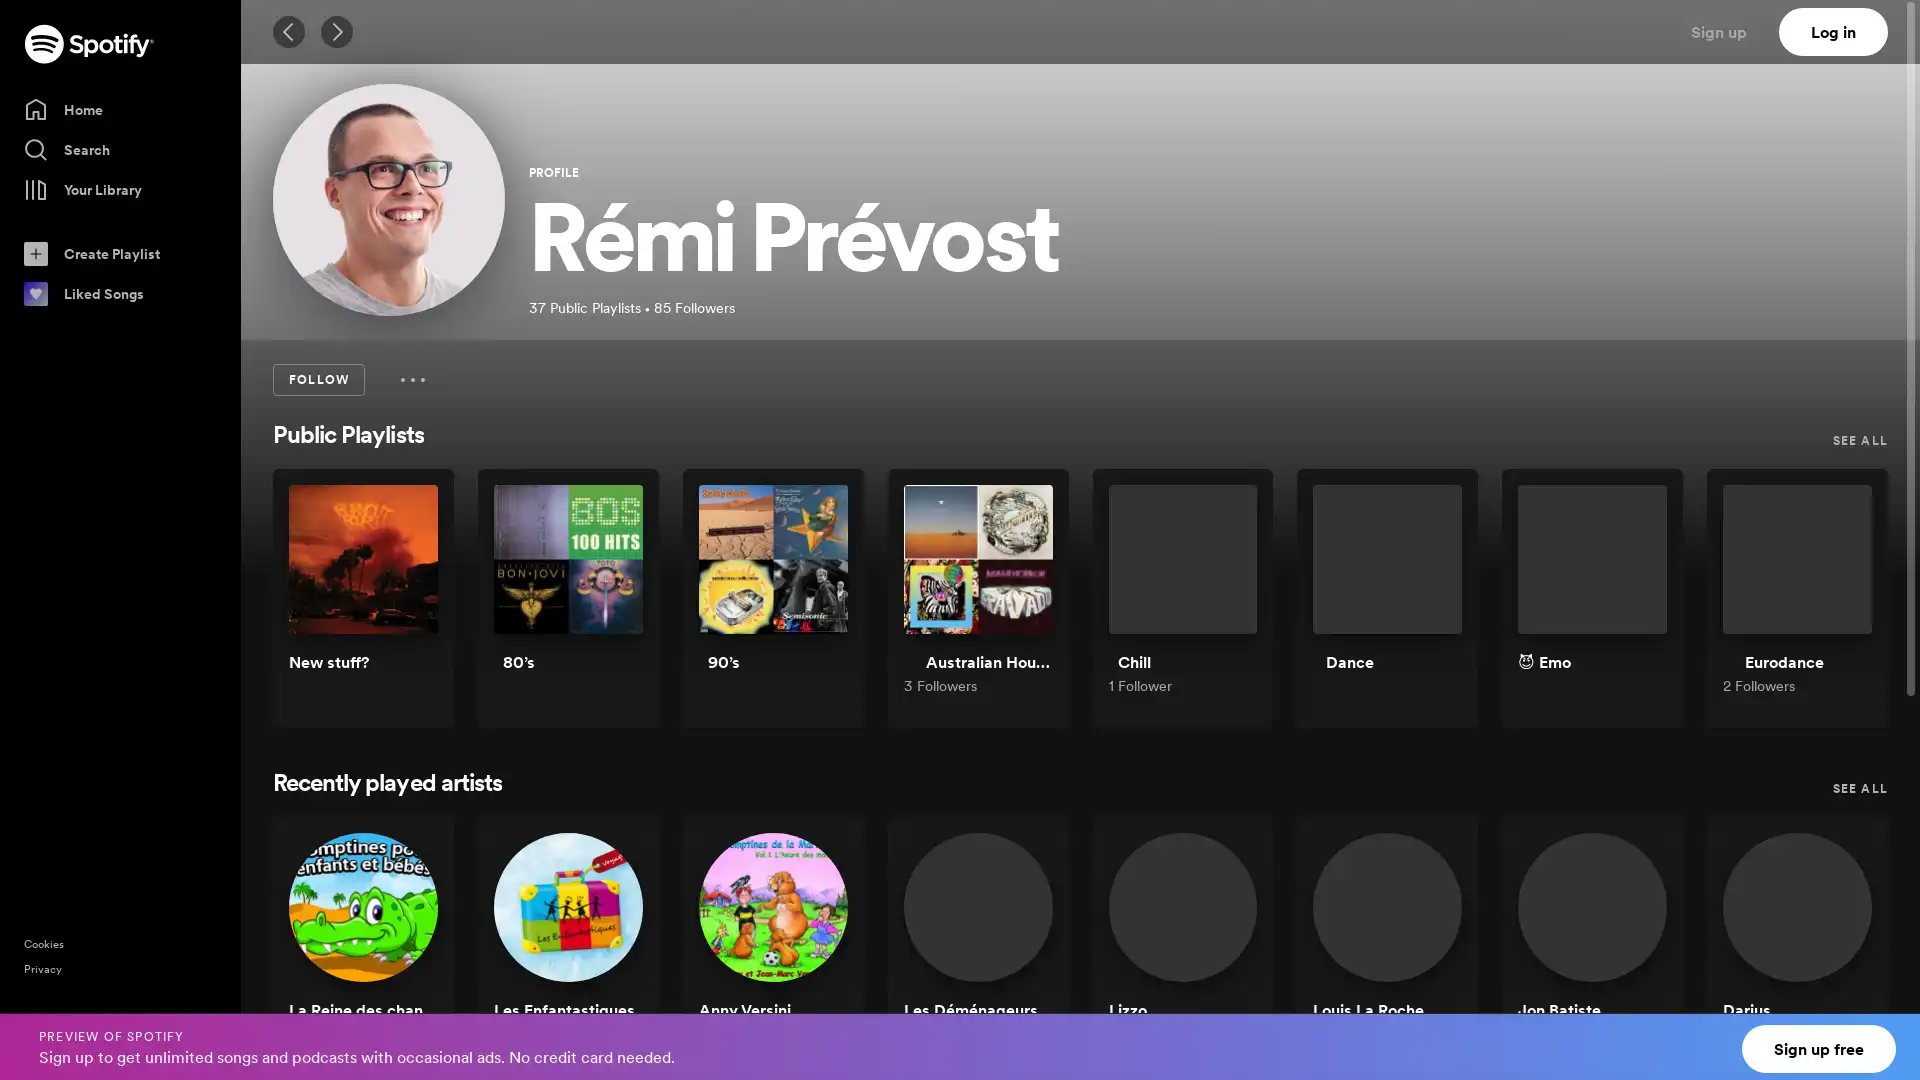  What do you see at coordinates (1635, 955) in the screenshot?
I see `Play Jon Batiste` at bounding box center [1635, 955].